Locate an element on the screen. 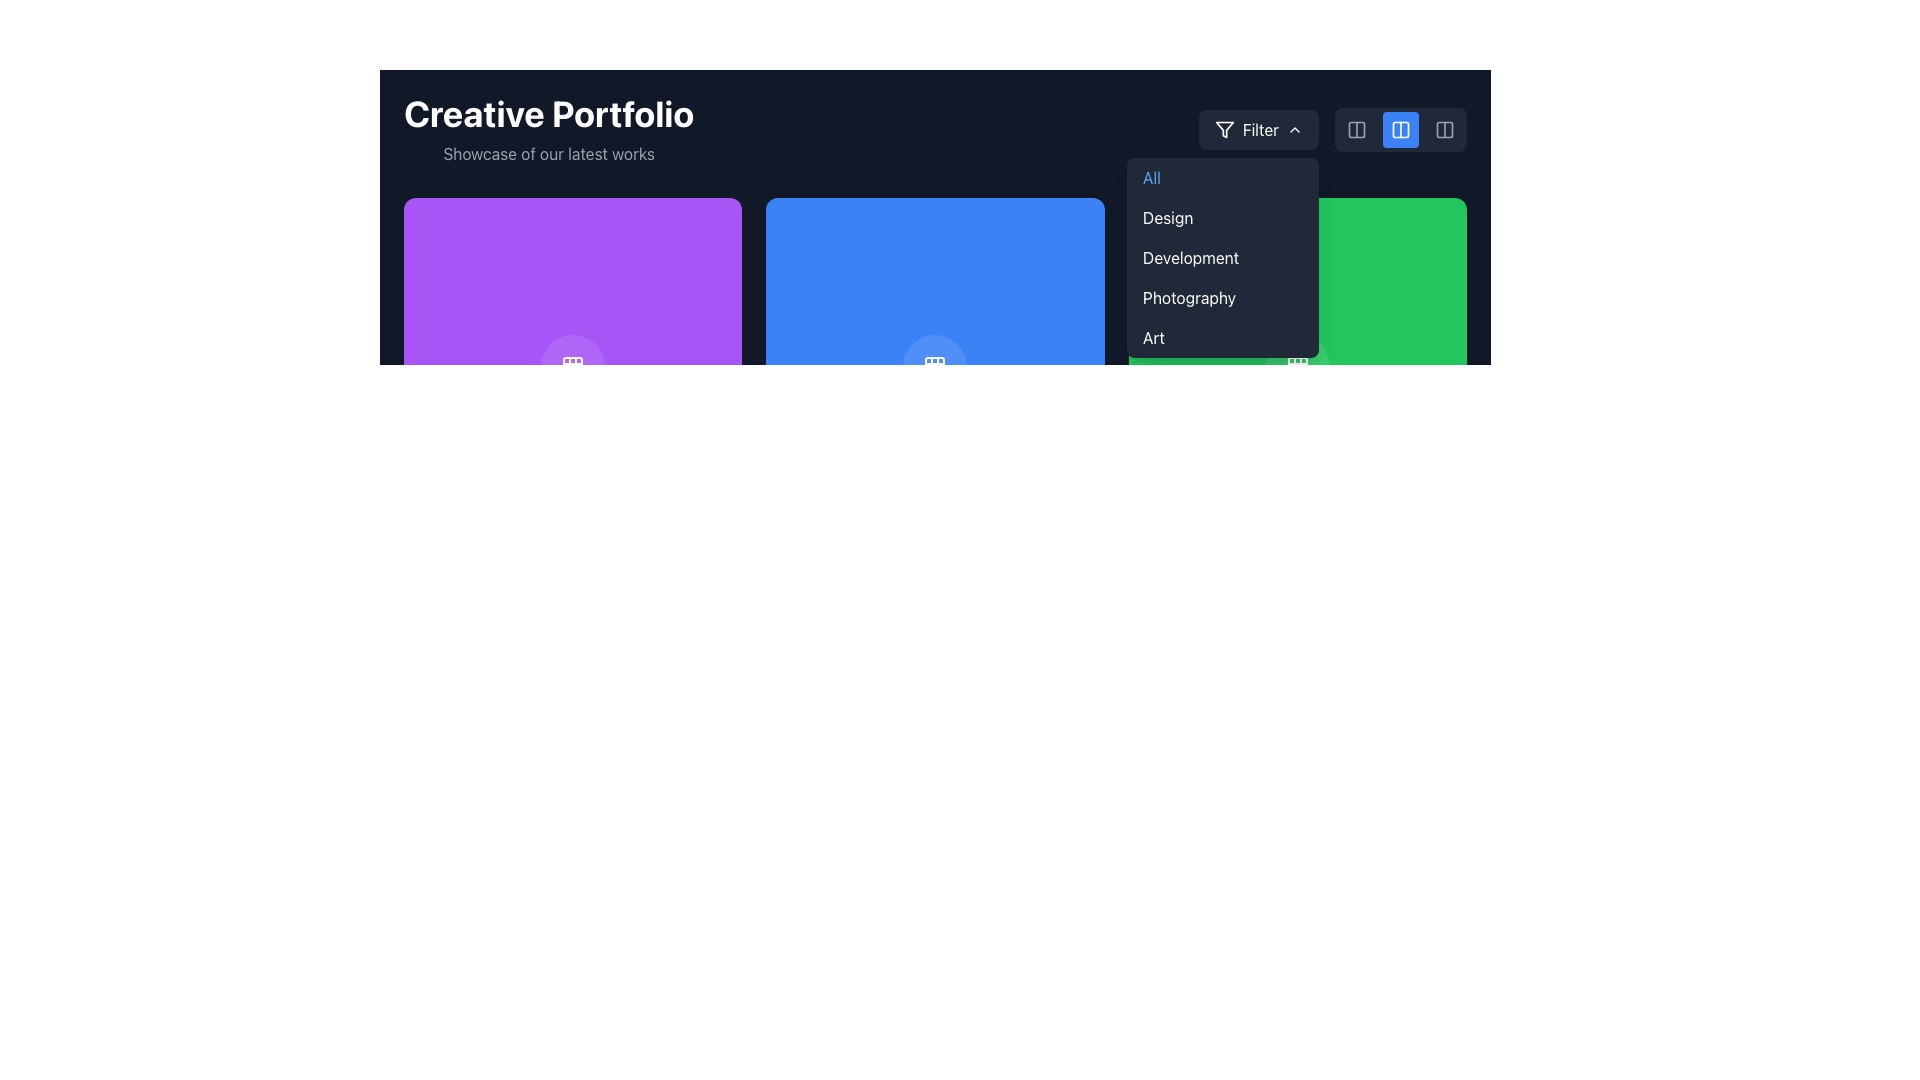 The height and width of the screenshot is (1080, 1920). the button at the center of the purple card's bottom border is located at coordinates (572, 367).